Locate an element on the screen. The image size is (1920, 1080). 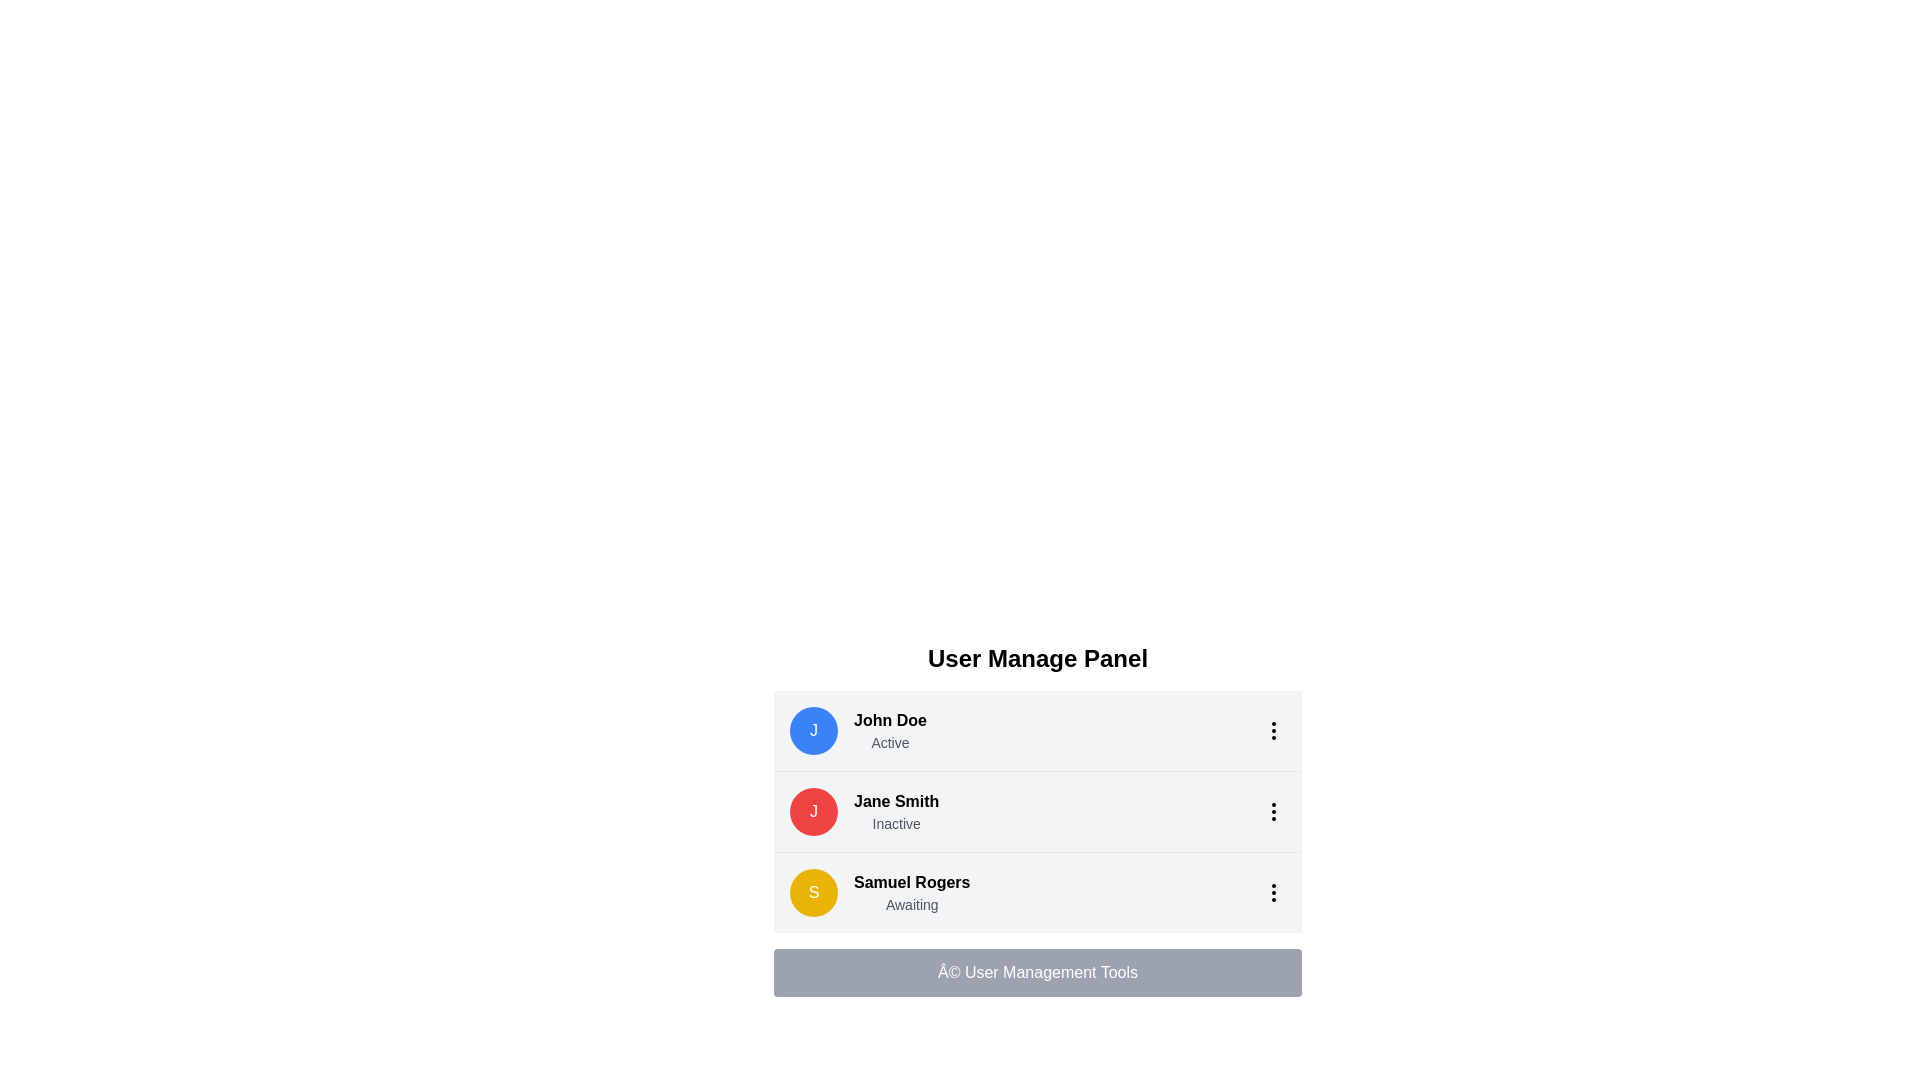
the button located at the rightmost edge of the row containing the 'John Doe' user entry is located at coordinates (1272, 731).